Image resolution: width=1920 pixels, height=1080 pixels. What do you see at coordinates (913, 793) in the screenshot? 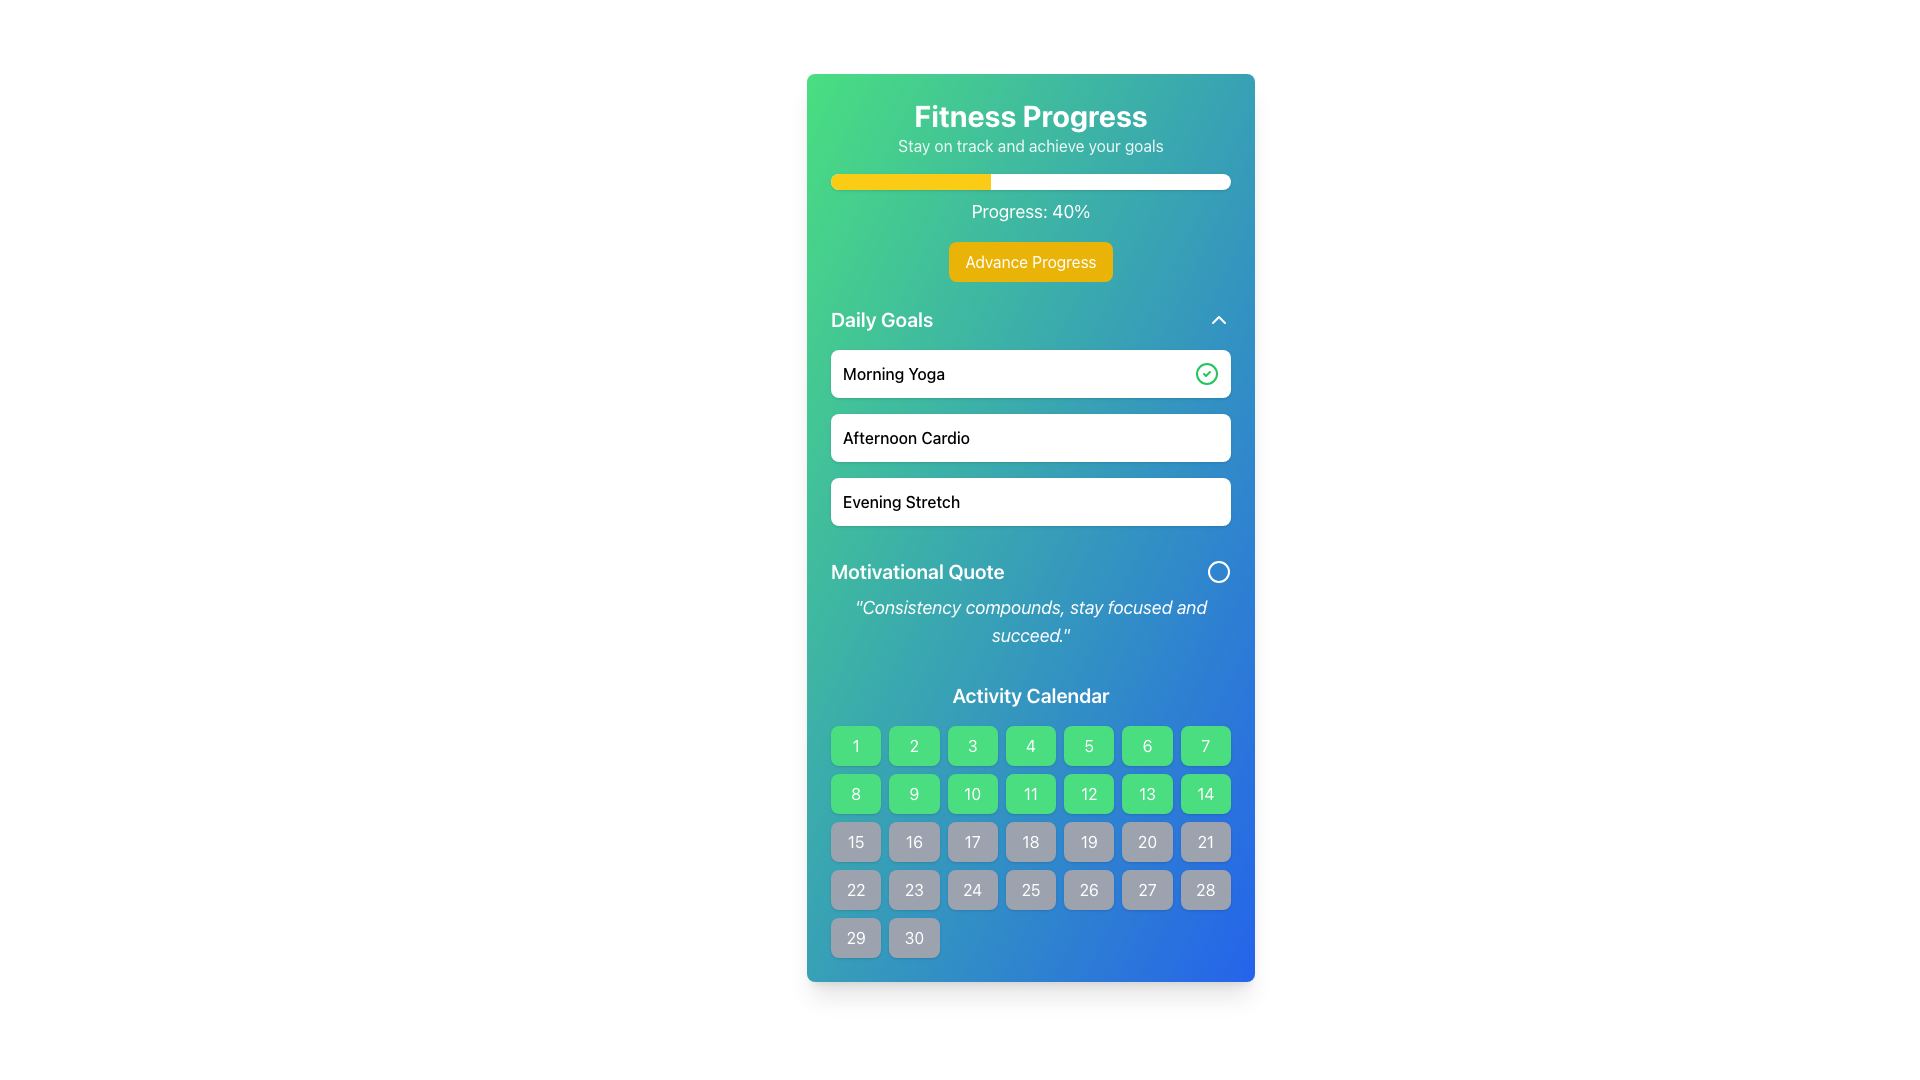
I see `the green square button with the number '9'` at bounding box center [913, 793].